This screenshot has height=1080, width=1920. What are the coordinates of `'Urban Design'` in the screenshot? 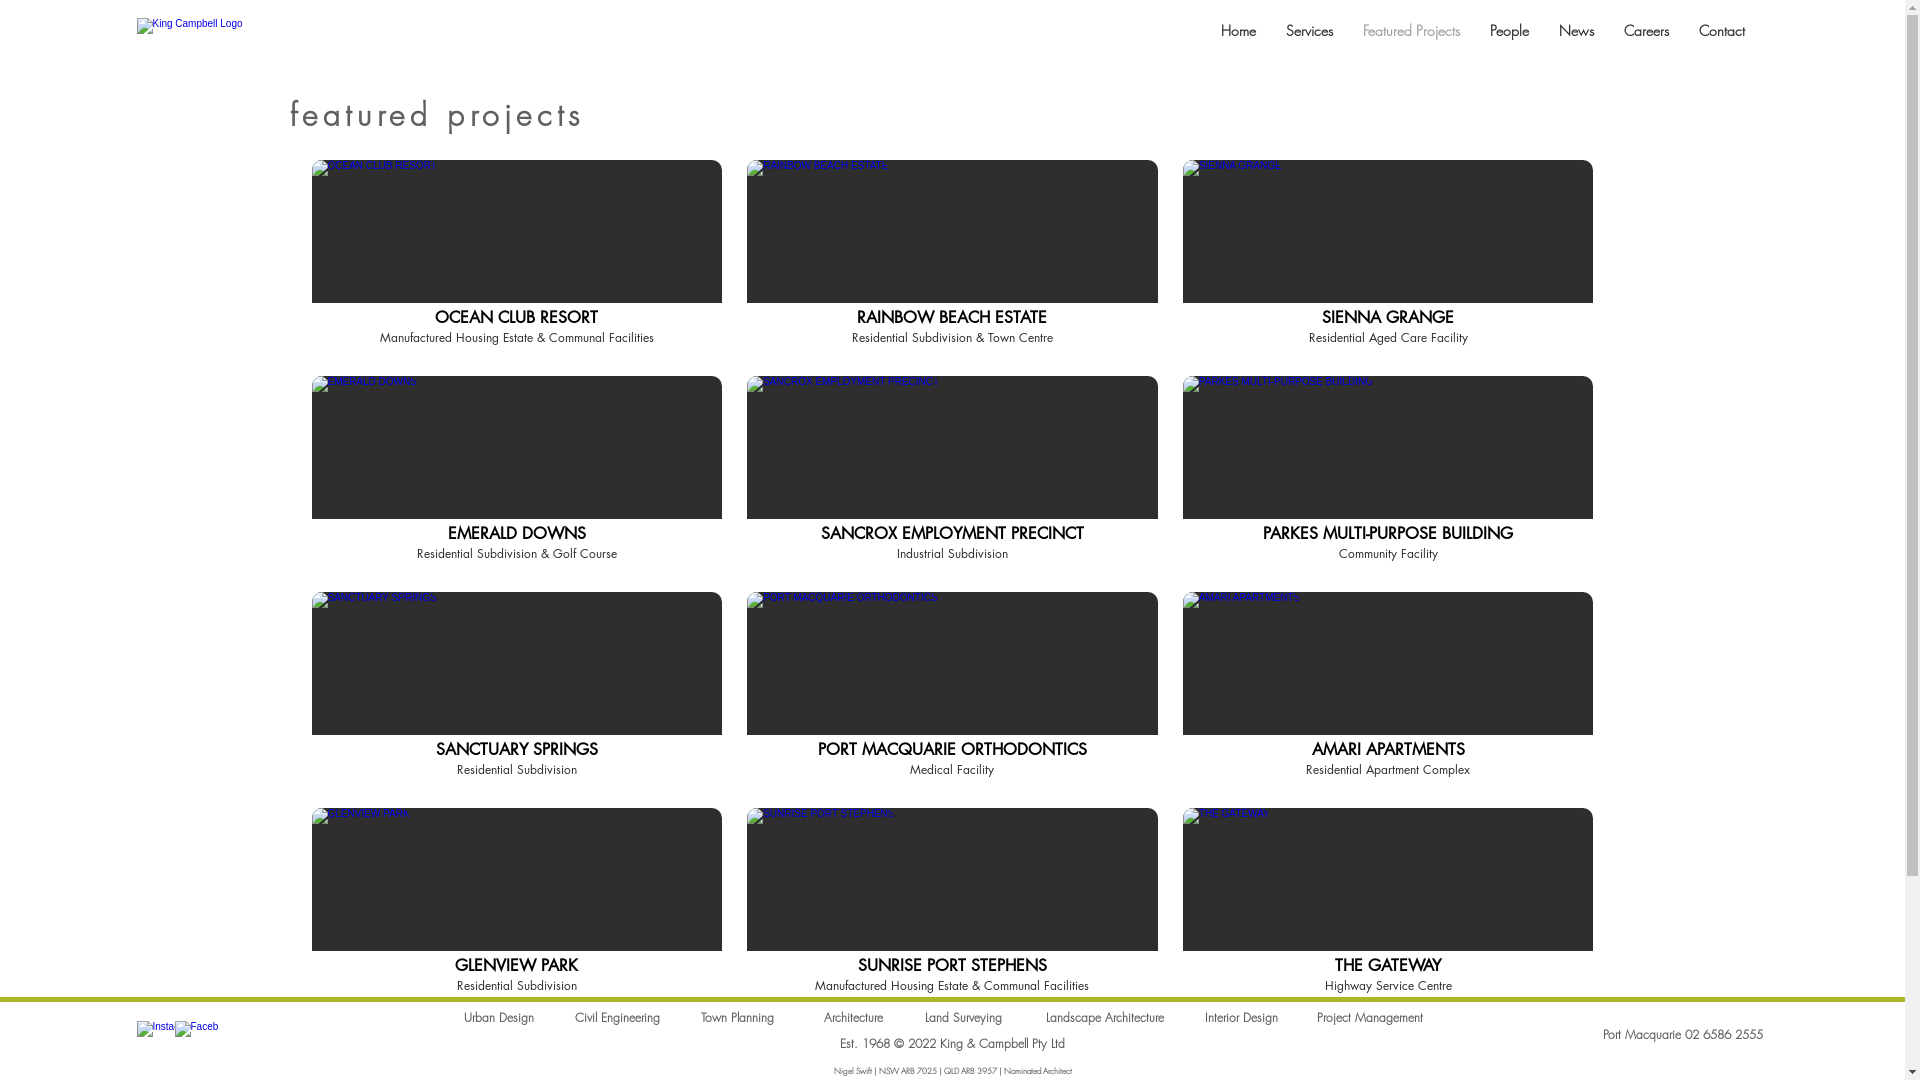 It's located at (499, 1017).